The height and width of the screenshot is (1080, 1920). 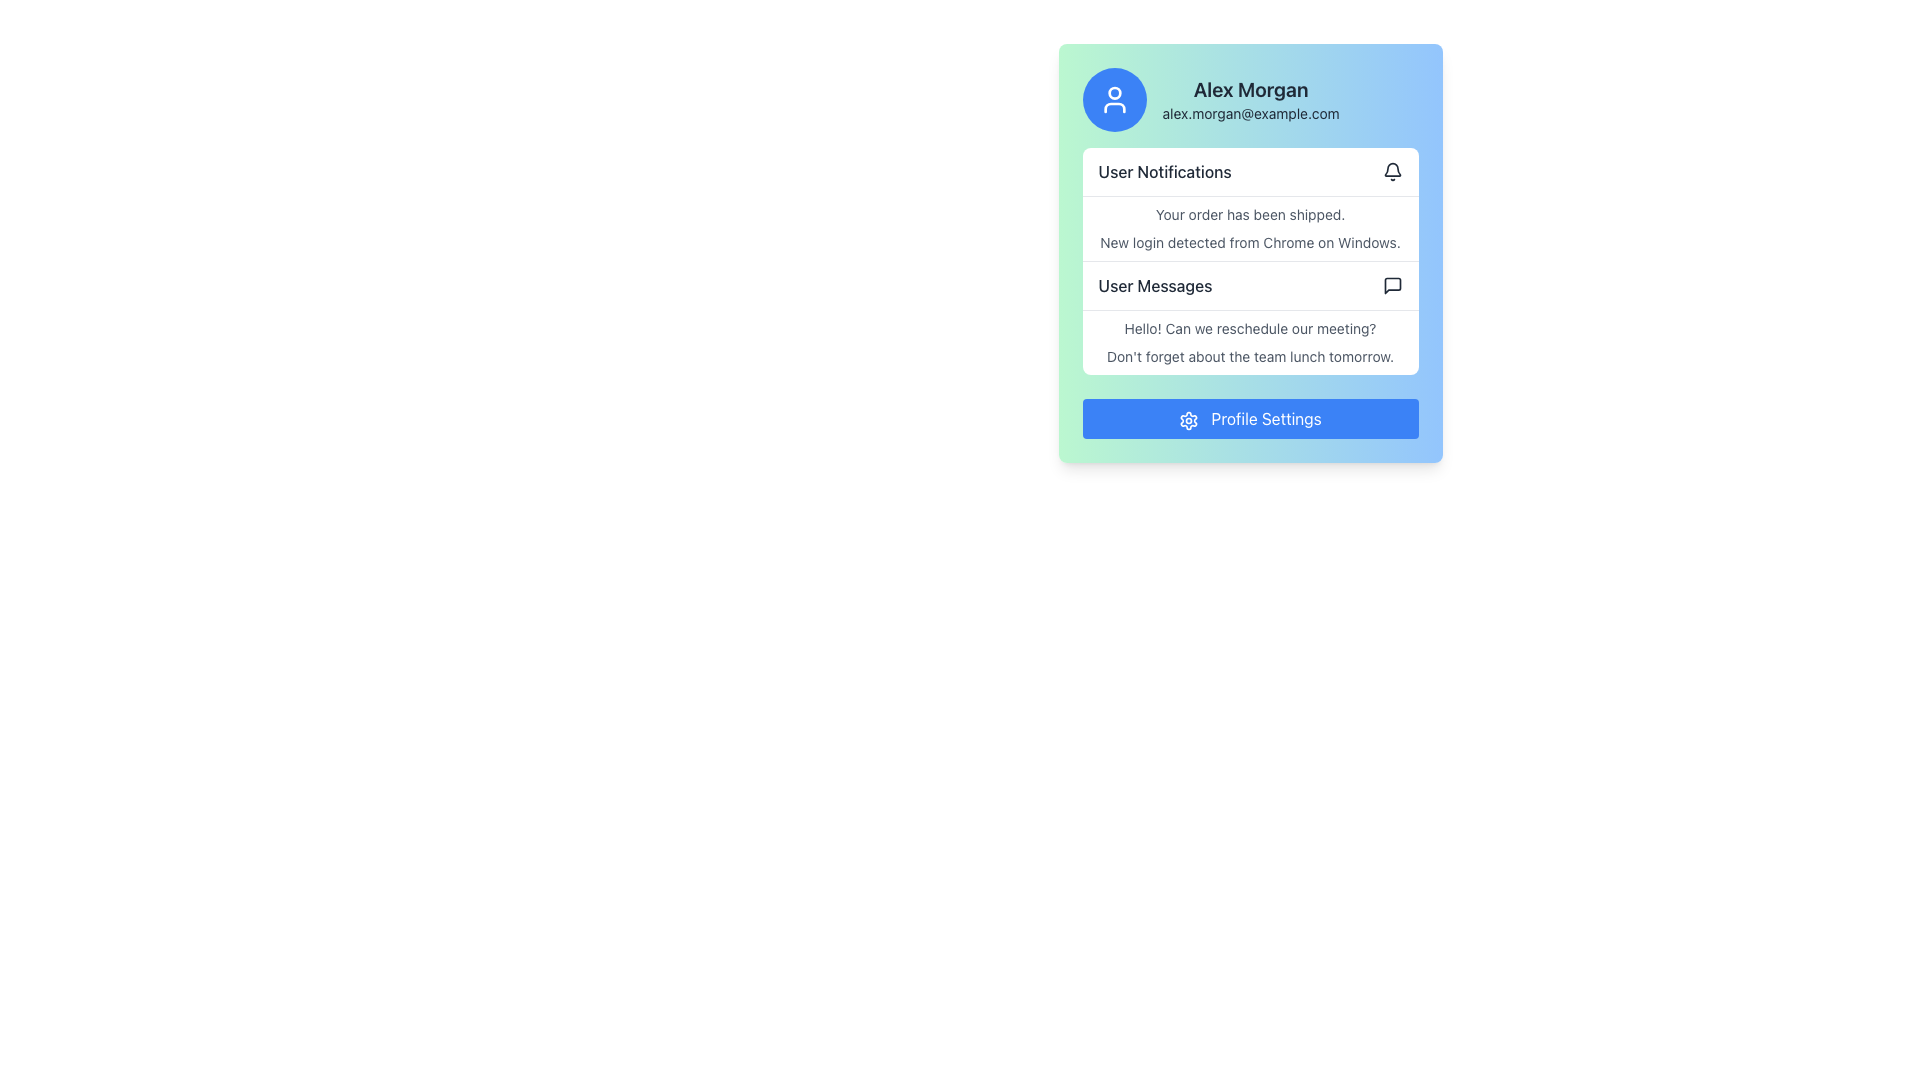 I want to click on the gray bell icon located on the right-hand side of the 'User Notifications' section header, so click(x=1391, y=171).